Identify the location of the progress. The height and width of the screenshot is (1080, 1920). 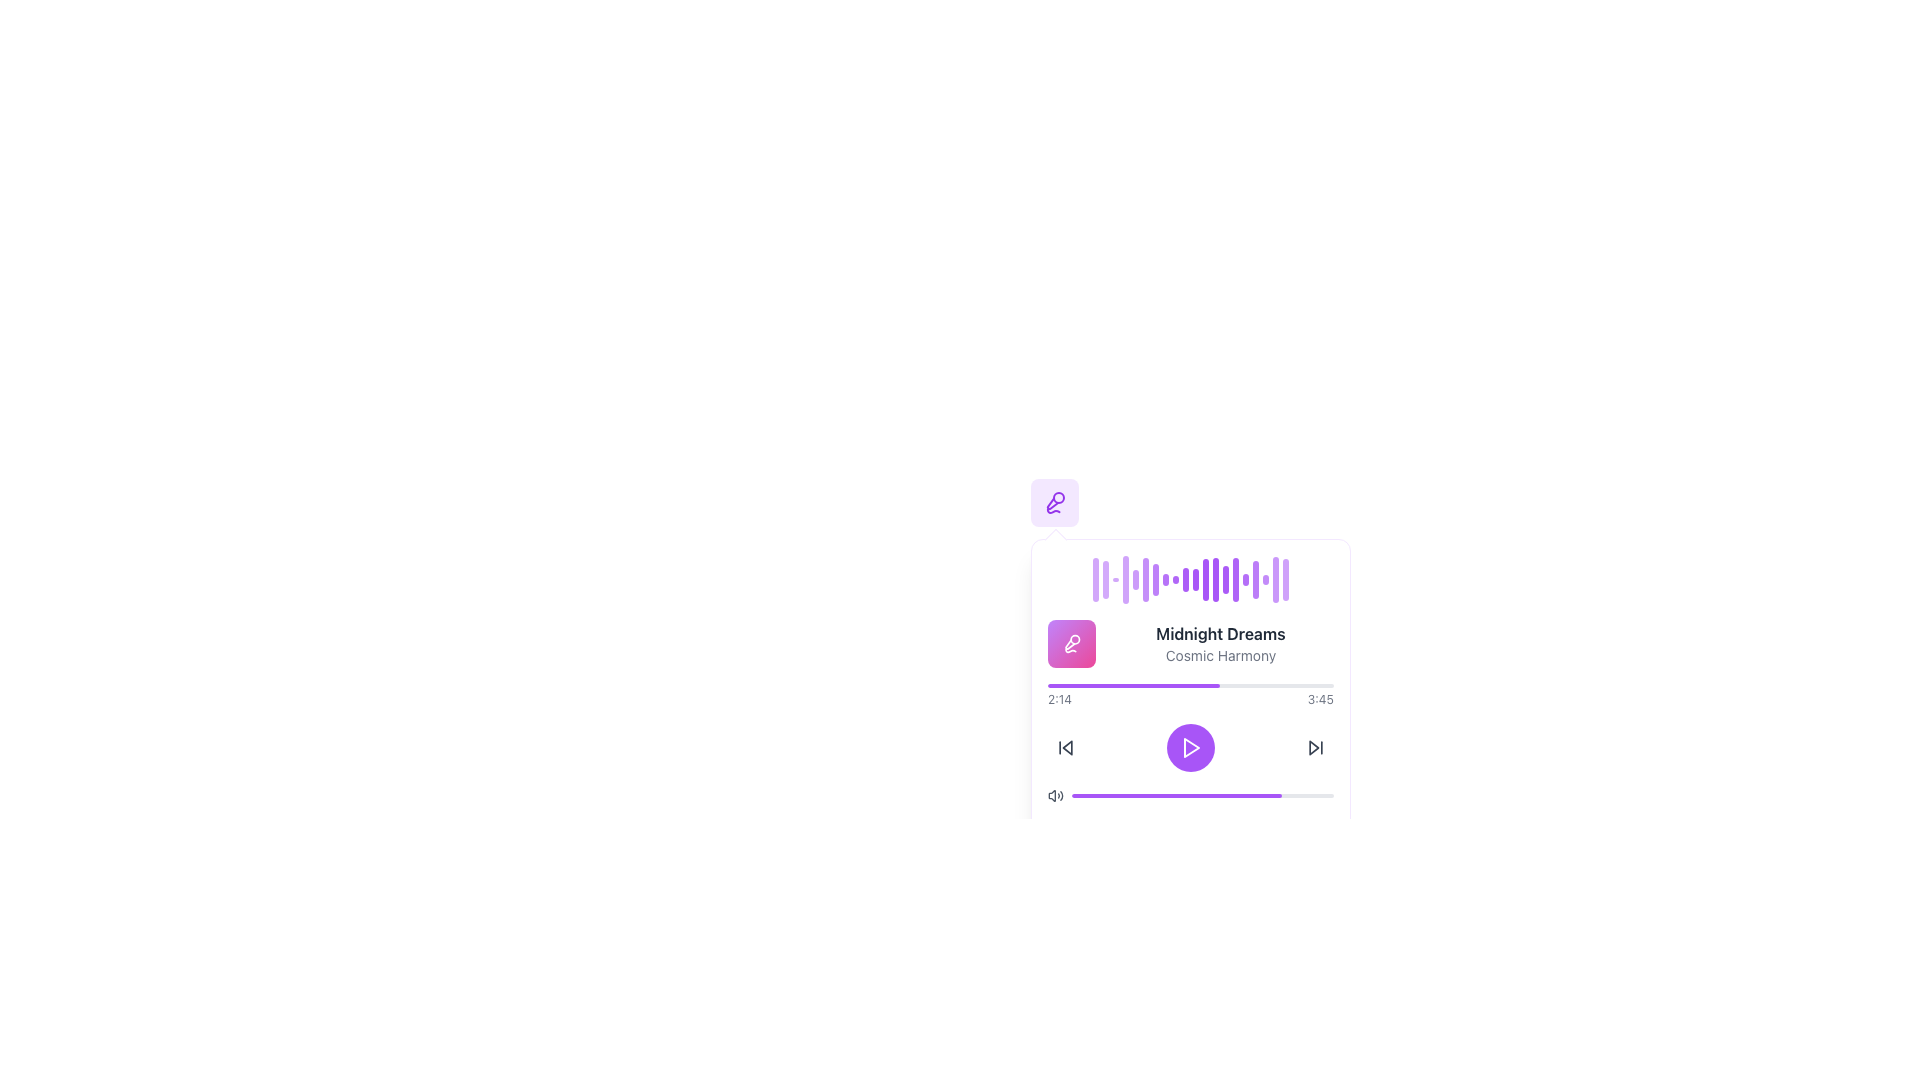
(1158, 794).